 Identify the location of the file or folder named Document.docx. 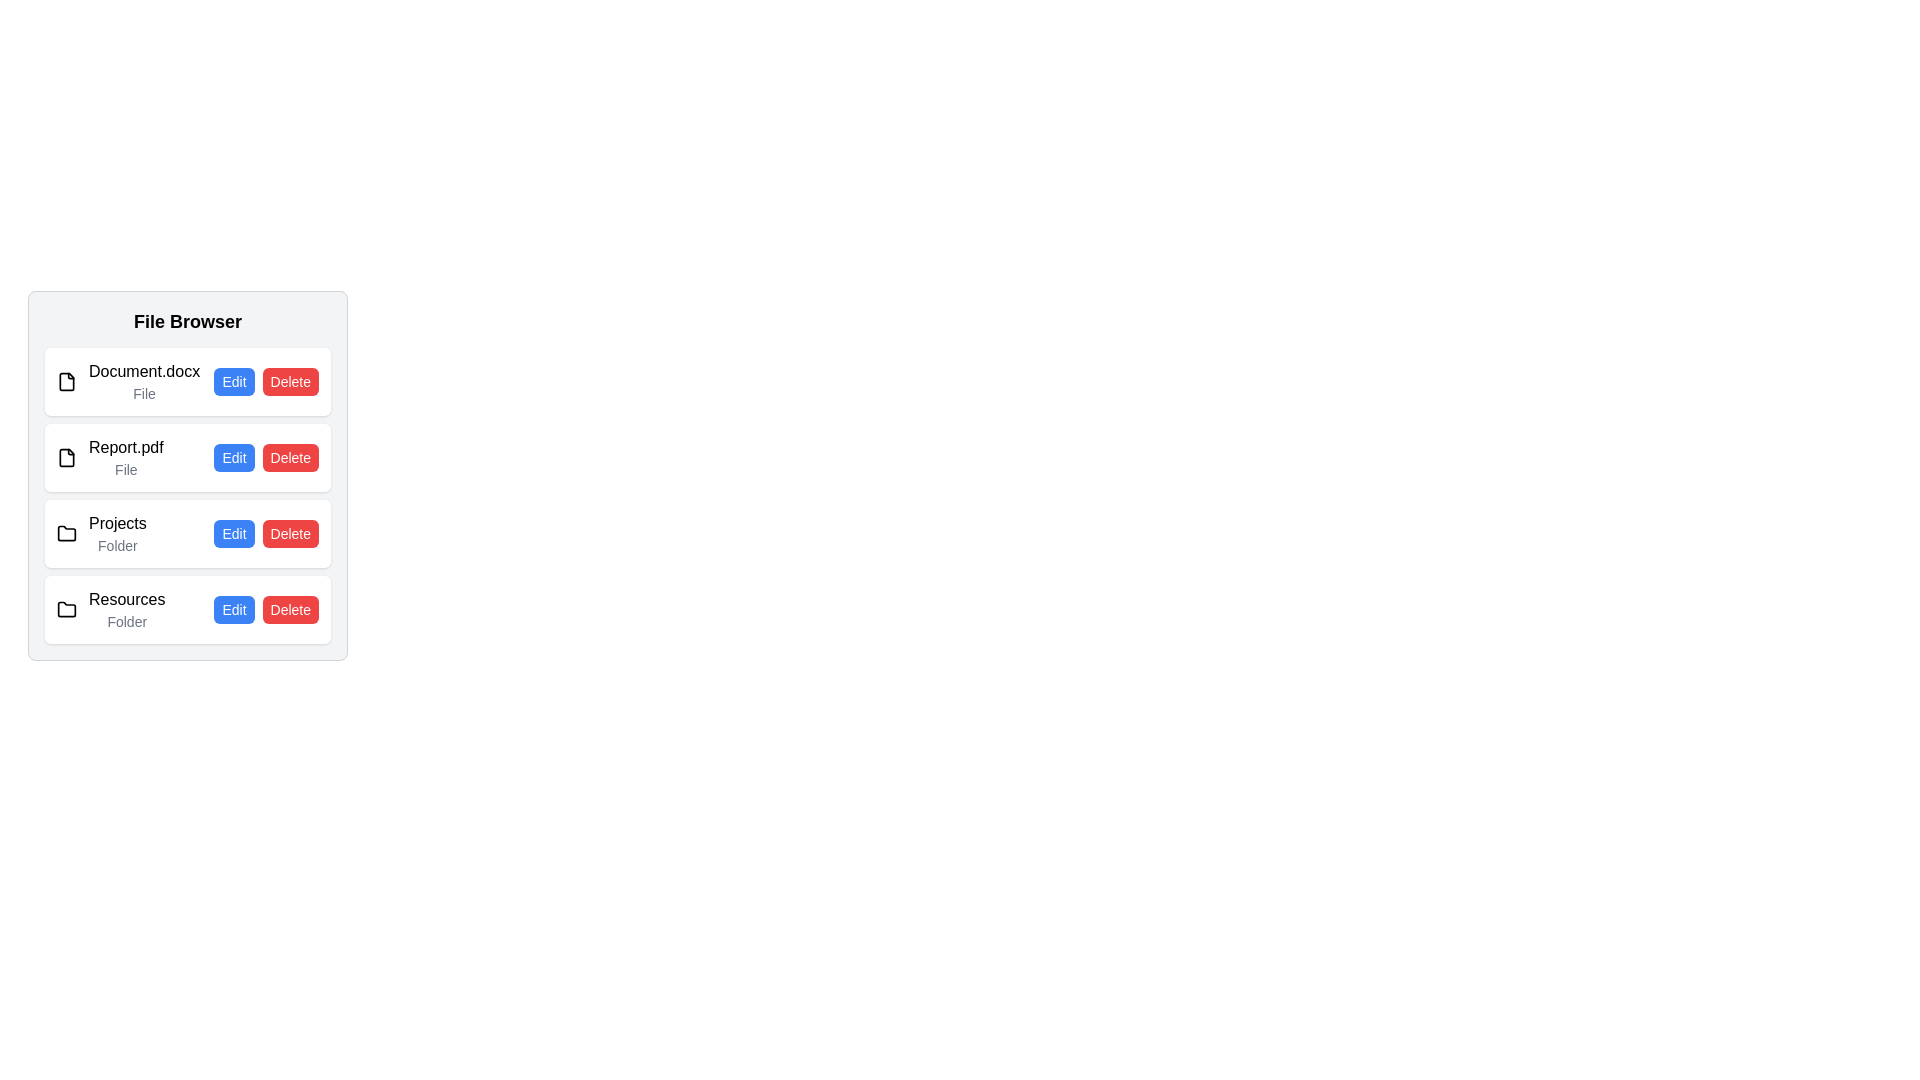
(187, 381).